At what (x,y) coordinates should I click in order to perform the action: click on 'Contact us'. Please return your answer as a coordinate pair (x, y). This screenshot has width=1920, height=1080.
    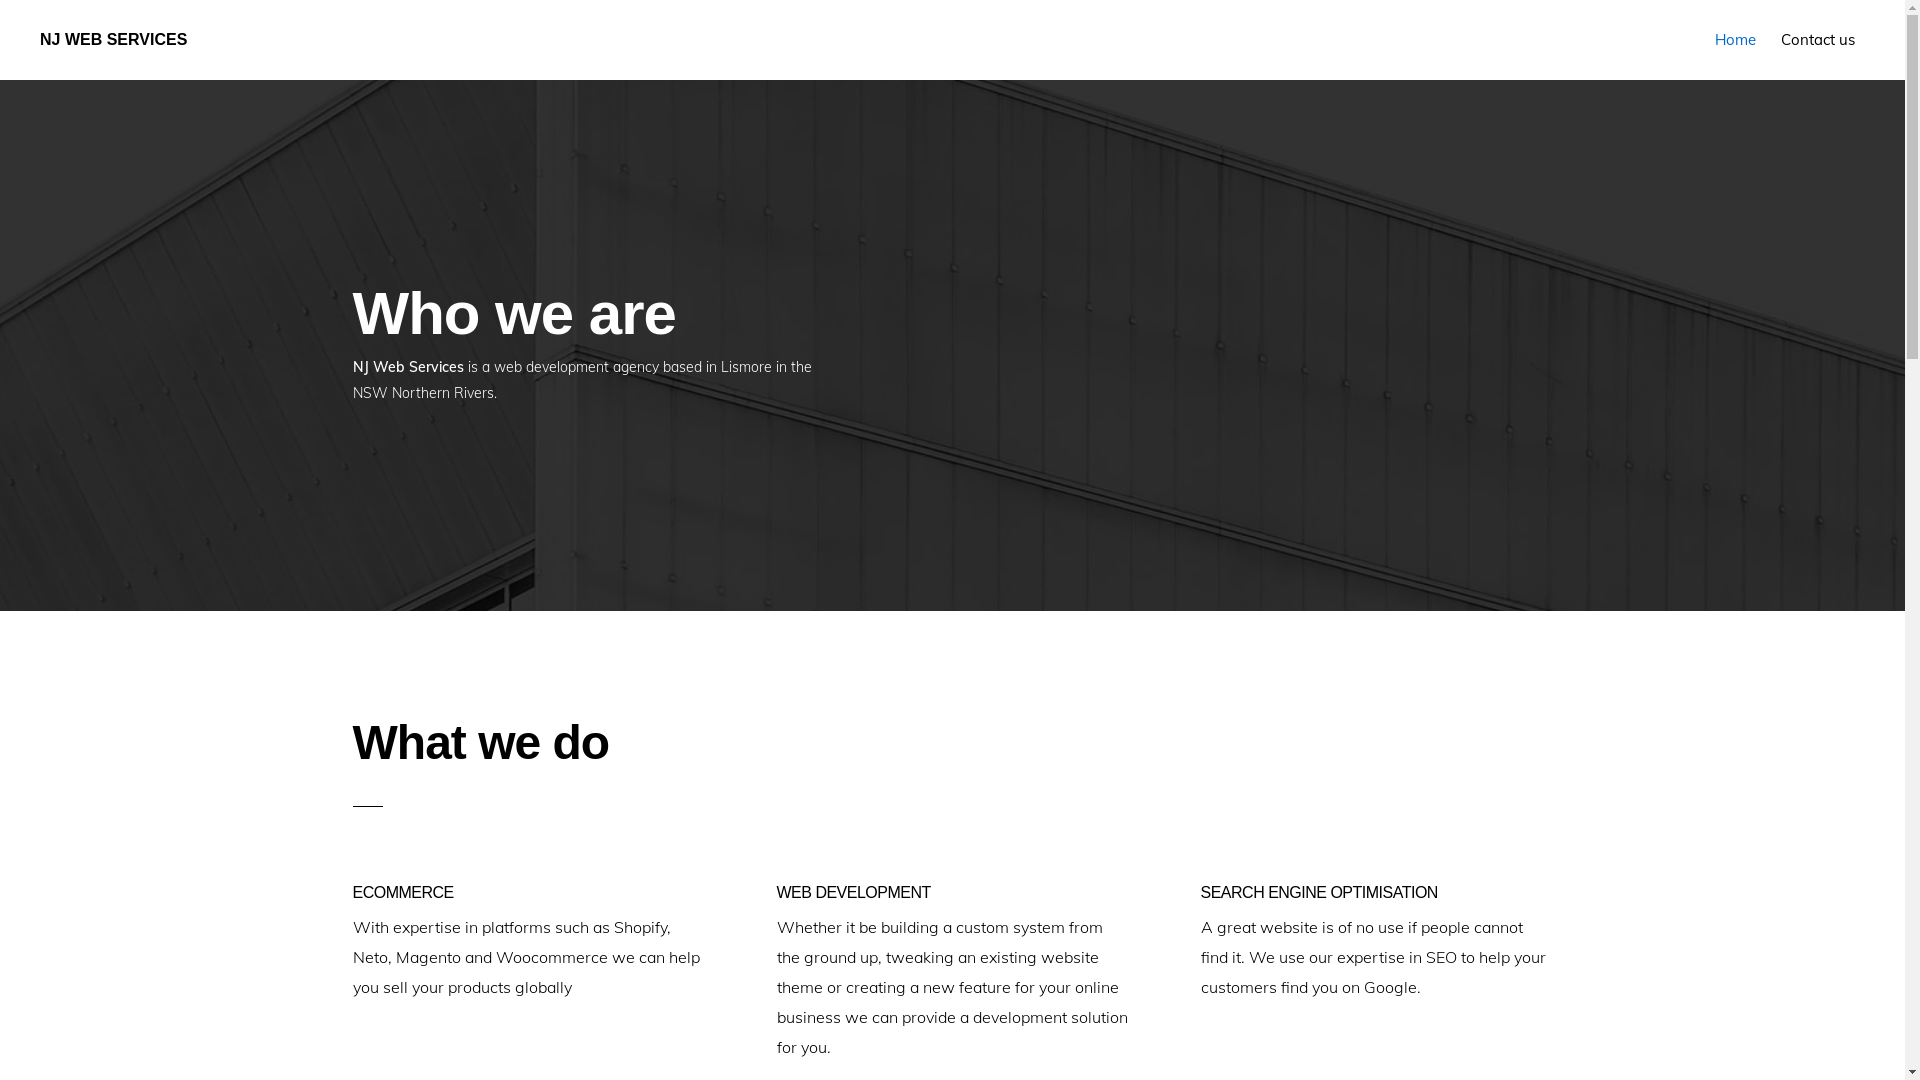
    Looking at the image, I should click on (1818, 39).